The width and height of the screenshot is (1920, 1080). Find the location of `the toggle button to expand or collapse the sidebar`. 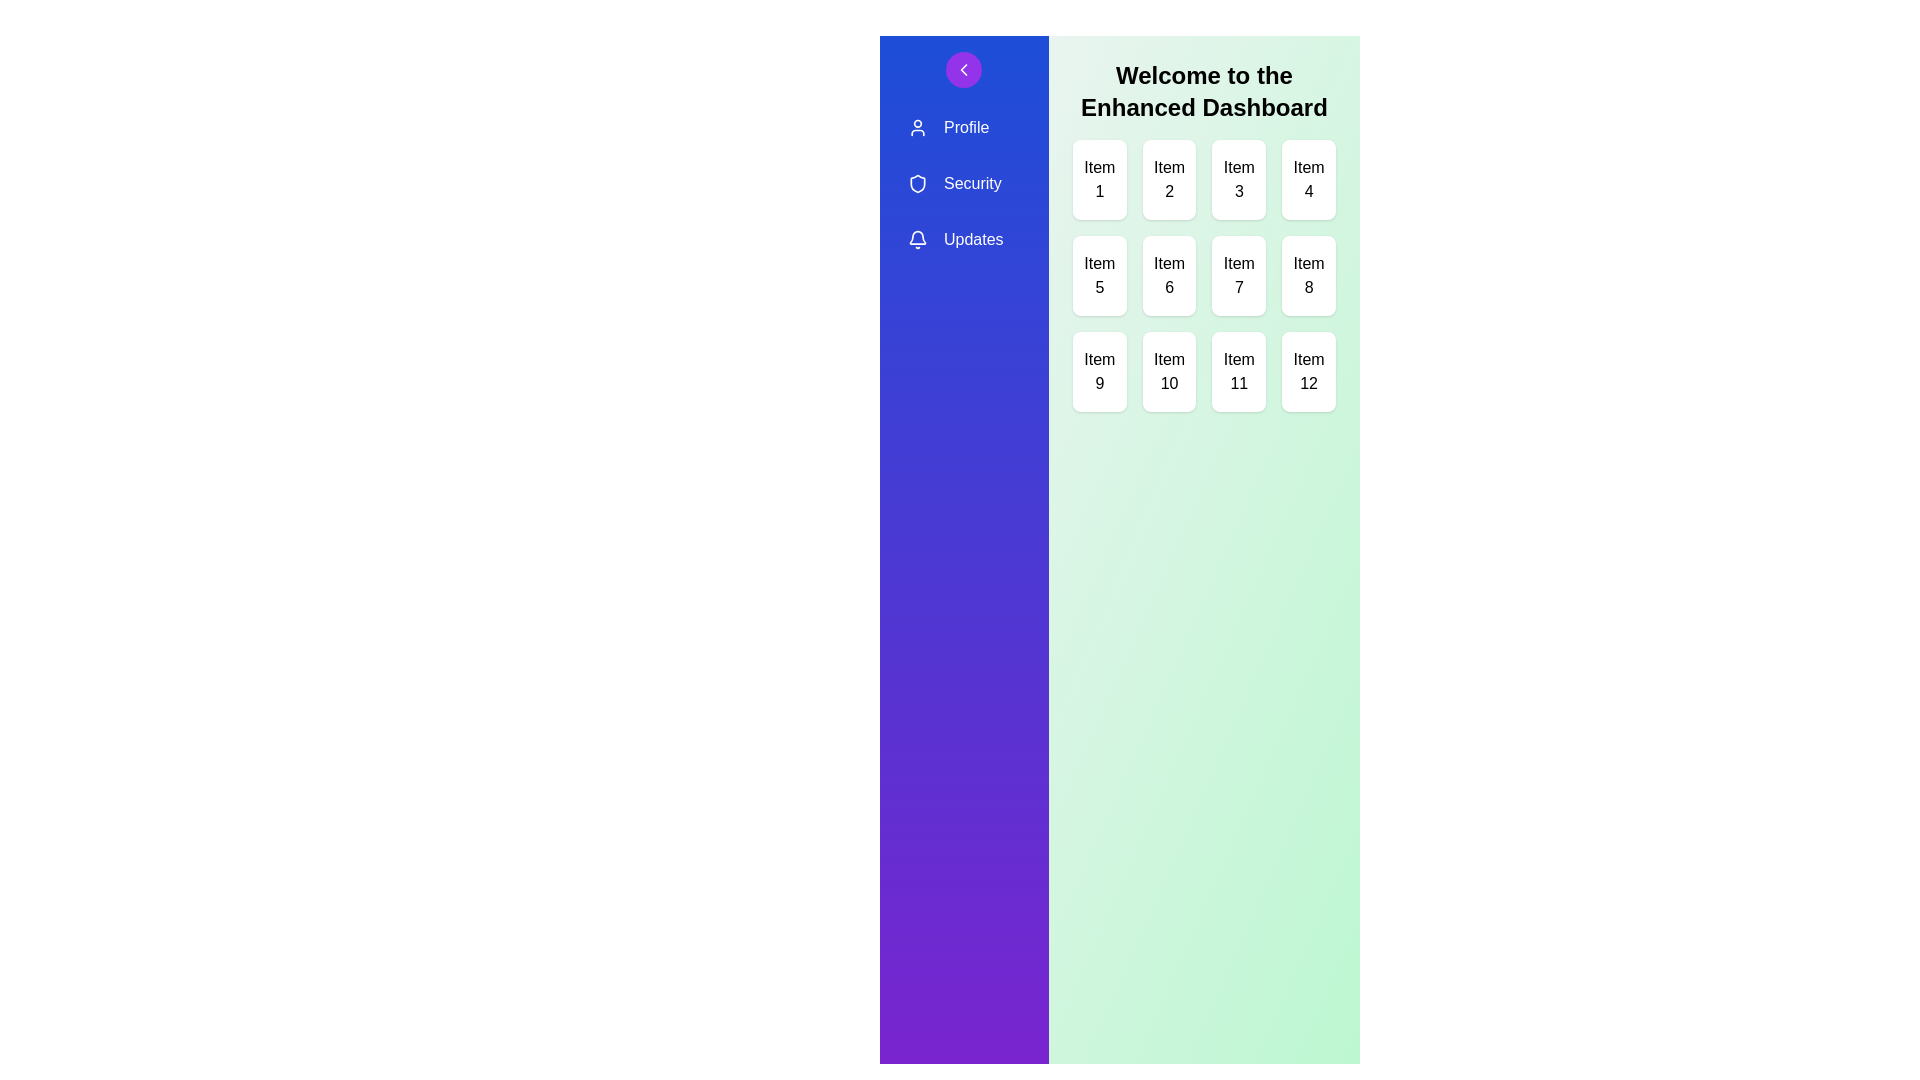

the toggle button to expand or collapse the sidebar is located at coordinates (964, 68).